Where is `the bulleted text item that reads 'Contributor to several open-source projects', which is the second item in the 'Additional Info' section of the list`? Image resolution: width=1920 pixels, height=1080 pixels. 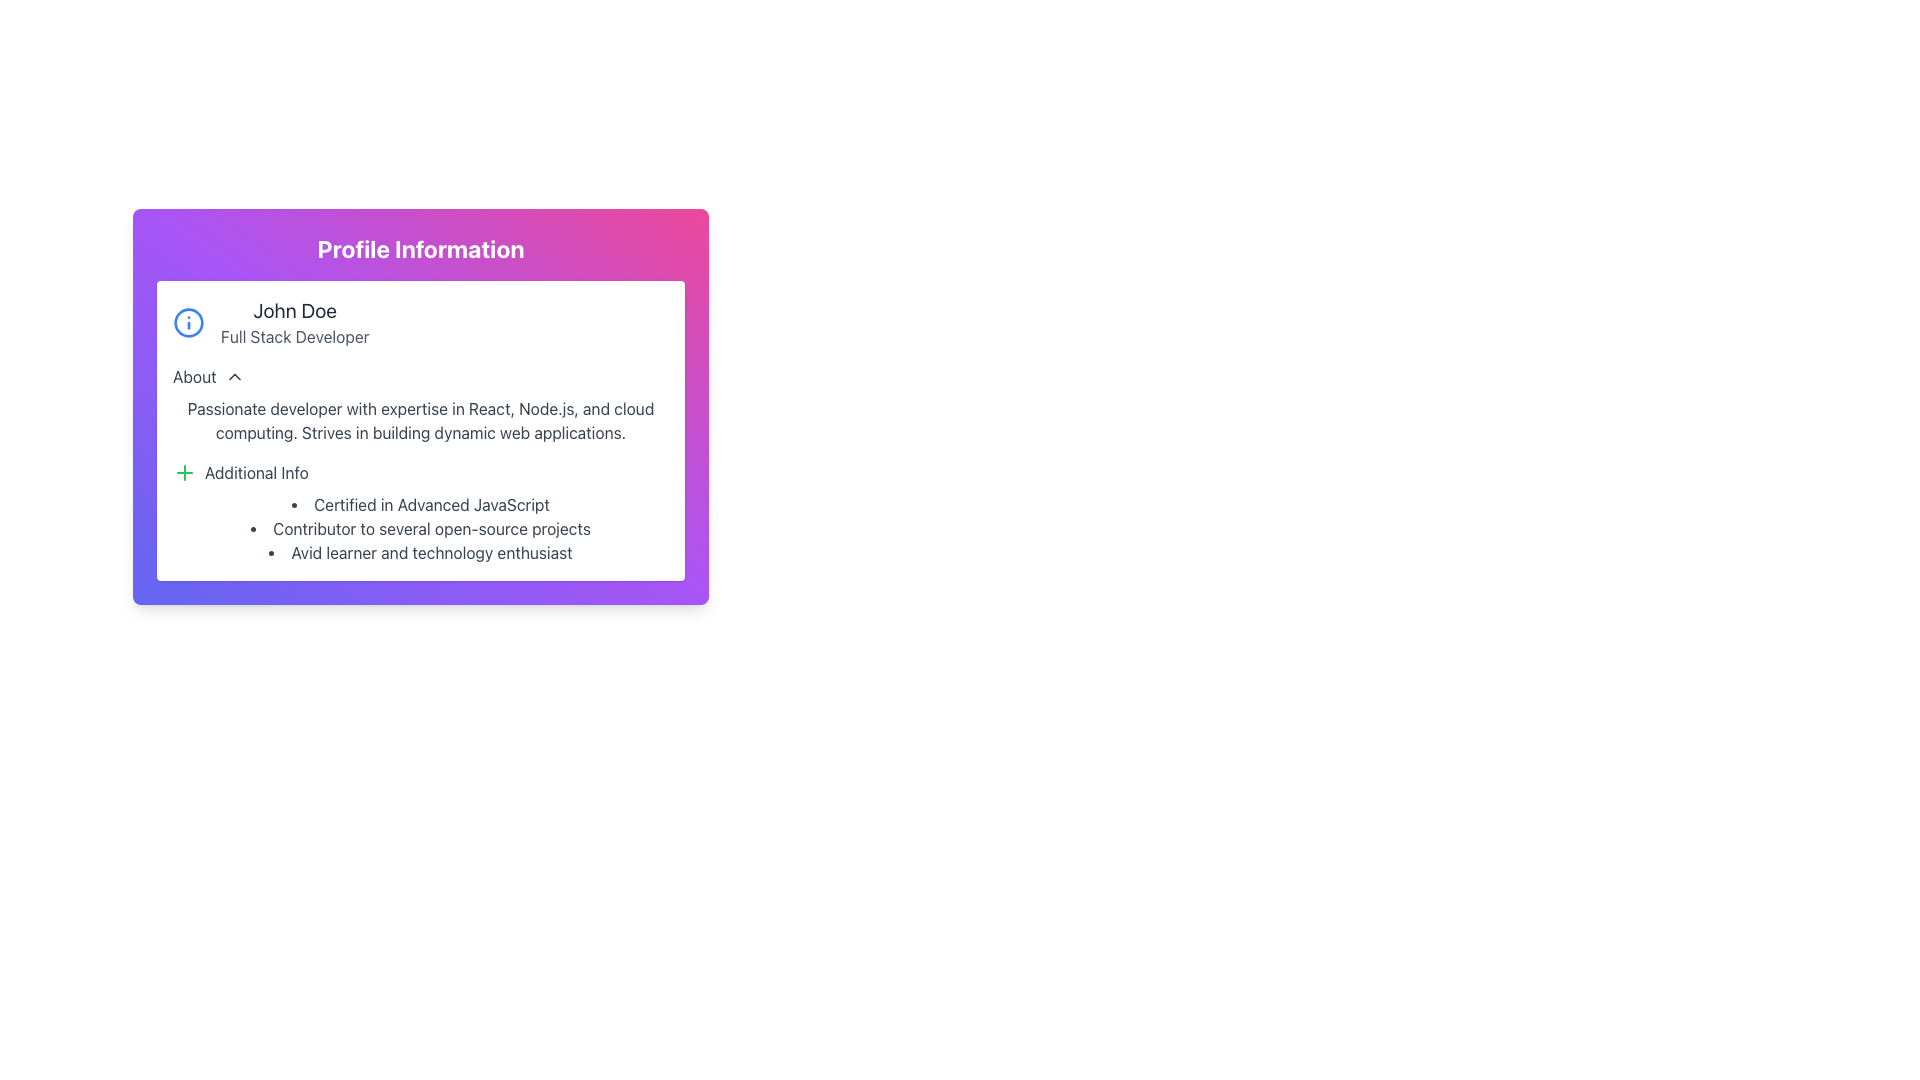 the bulleted text item that reads 'Contributor to several open-source projects', which is the second item in the 'Additional Info' section of the list is located at coordinates (420, 527).